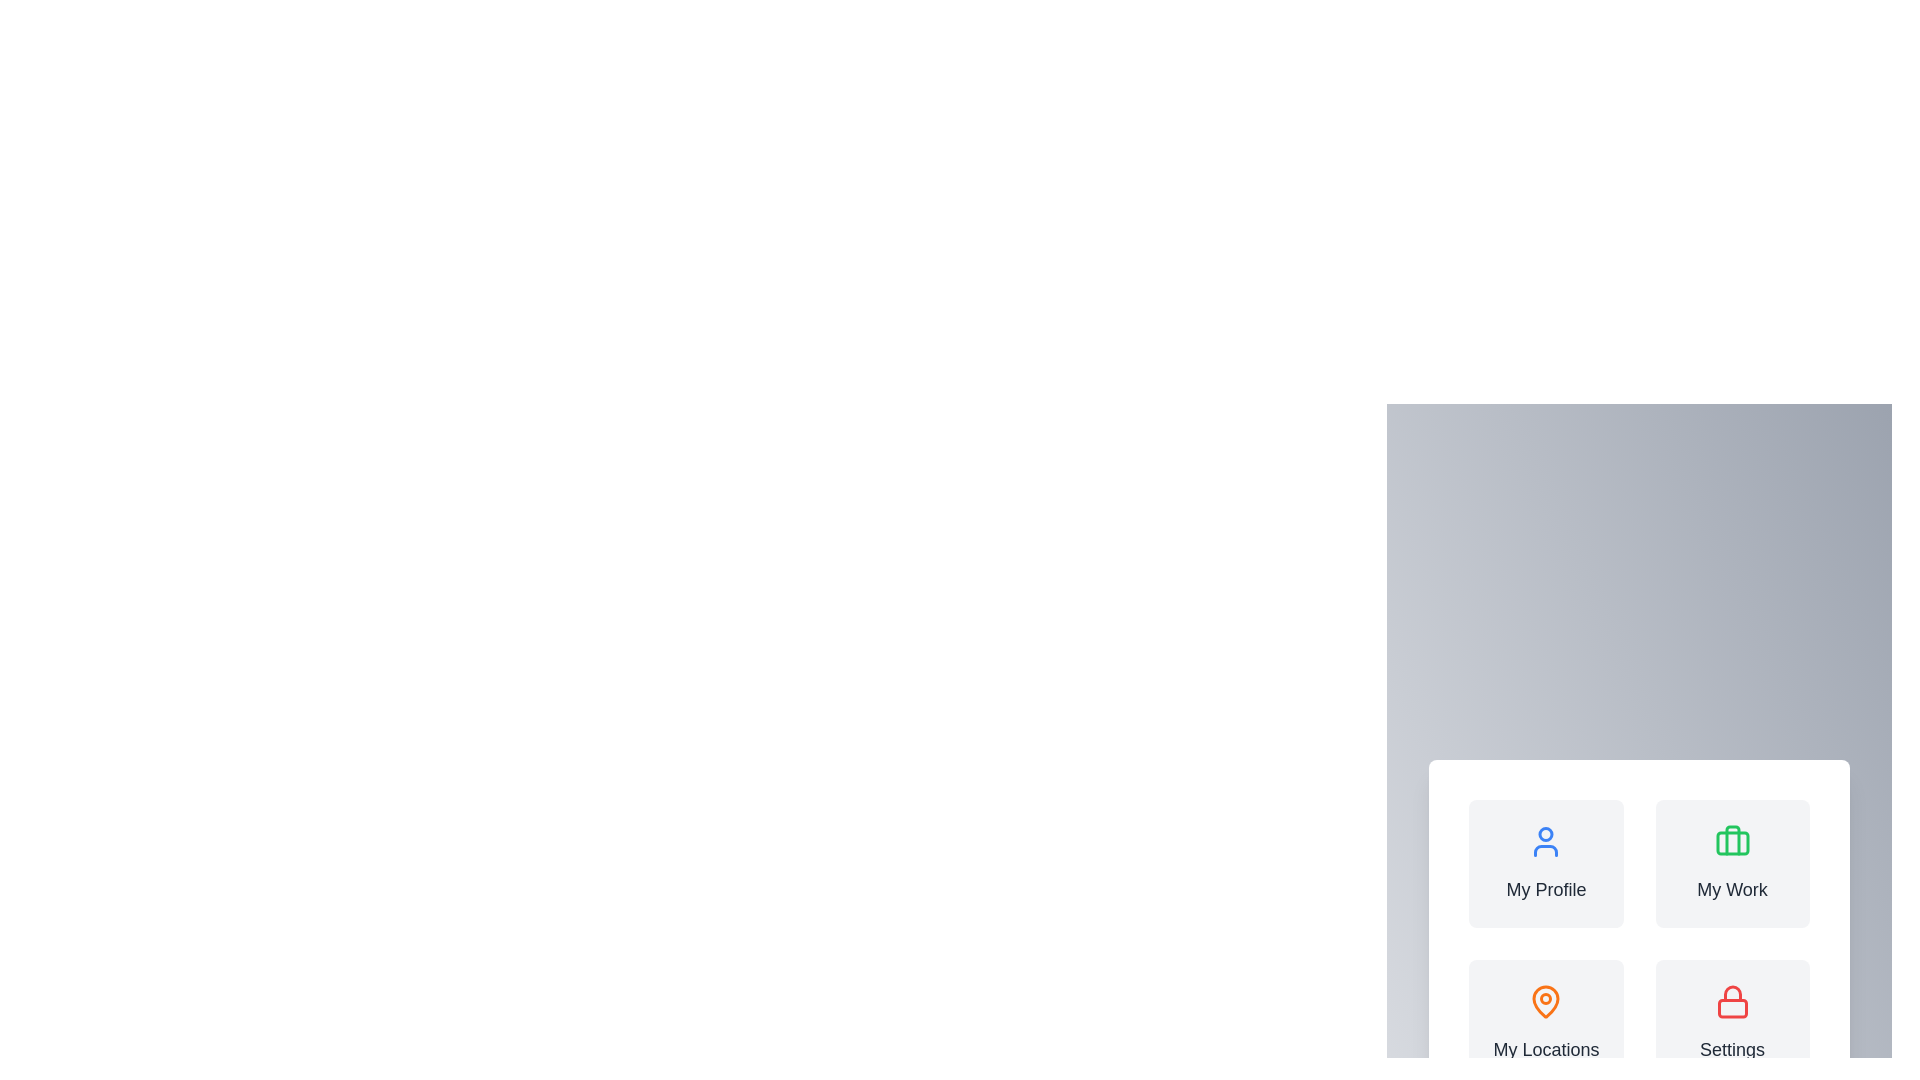  What do you see at coordinates (1731, 840) in the screenshot?
I see `the vertical line within the green suitcase icon located in the 'My Work' option in the top-right of the interface` at bounding box center [1731, 840].